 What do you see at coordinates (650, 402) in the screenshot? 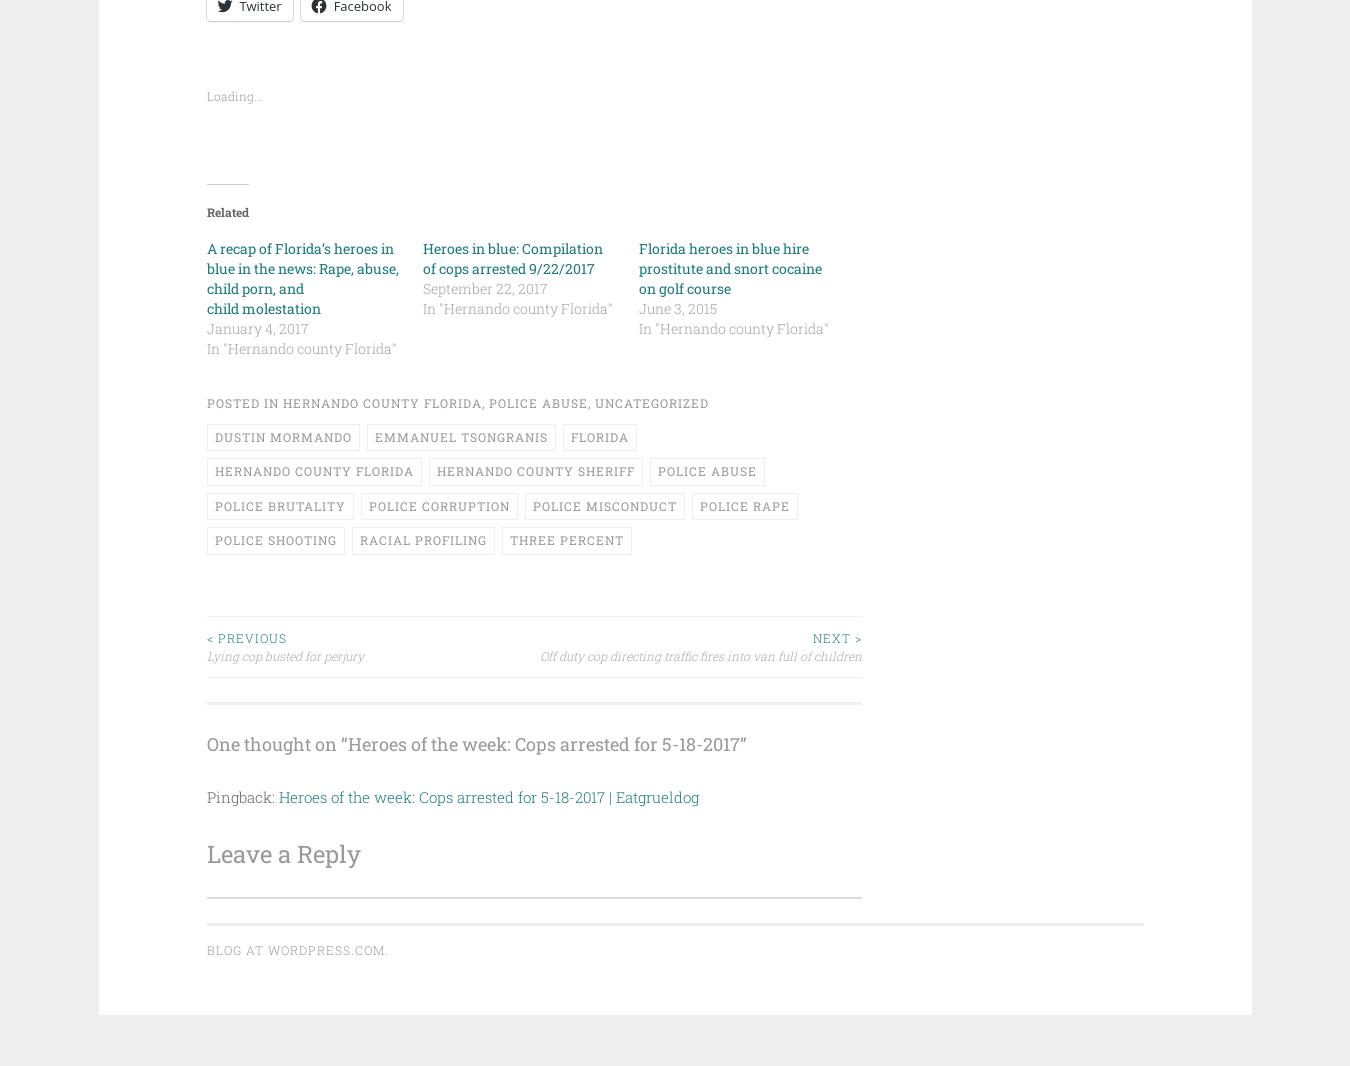
I see `'Uncategorized'` at bounding box center [650, 402].